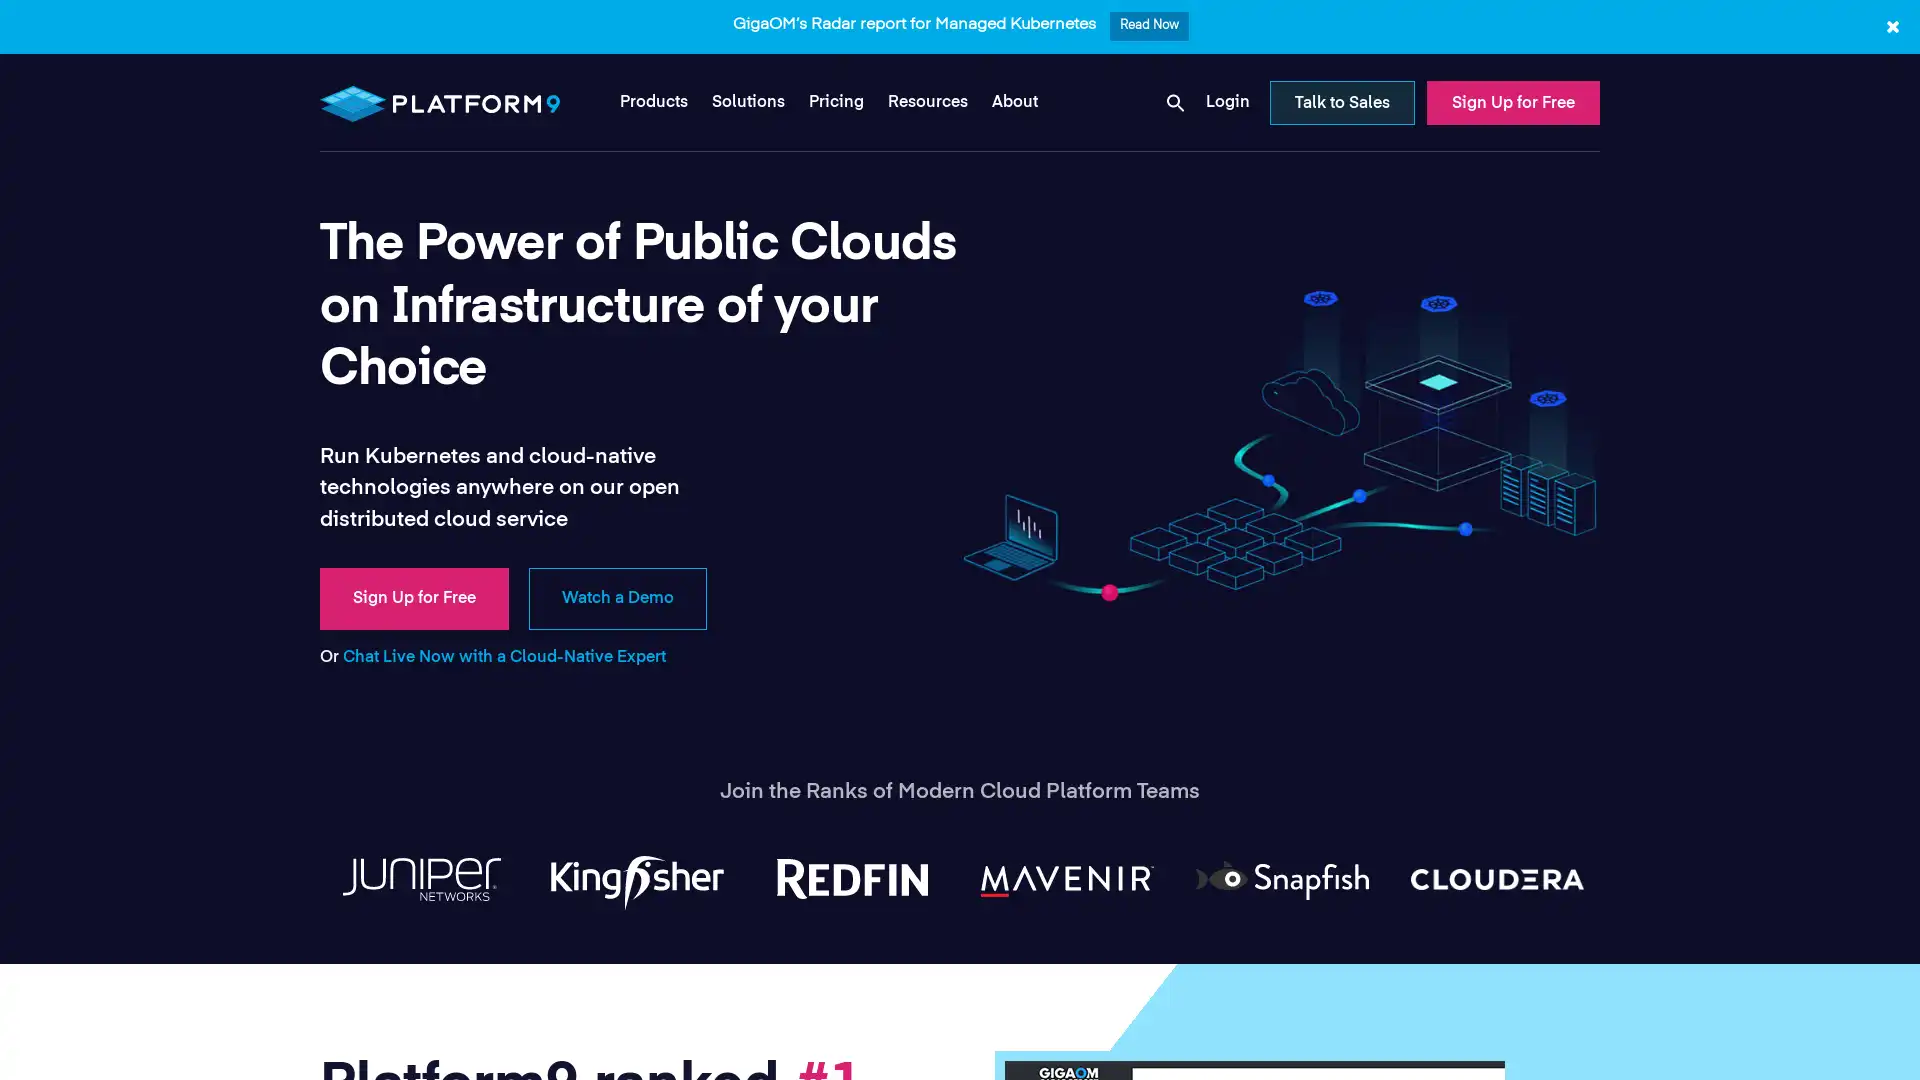 The height and width of the screenshot is (1080, 1920). What do you see at coordinates (1227, 146) in the screenshot?
I see `Search` at bounding box center [1227, 146].